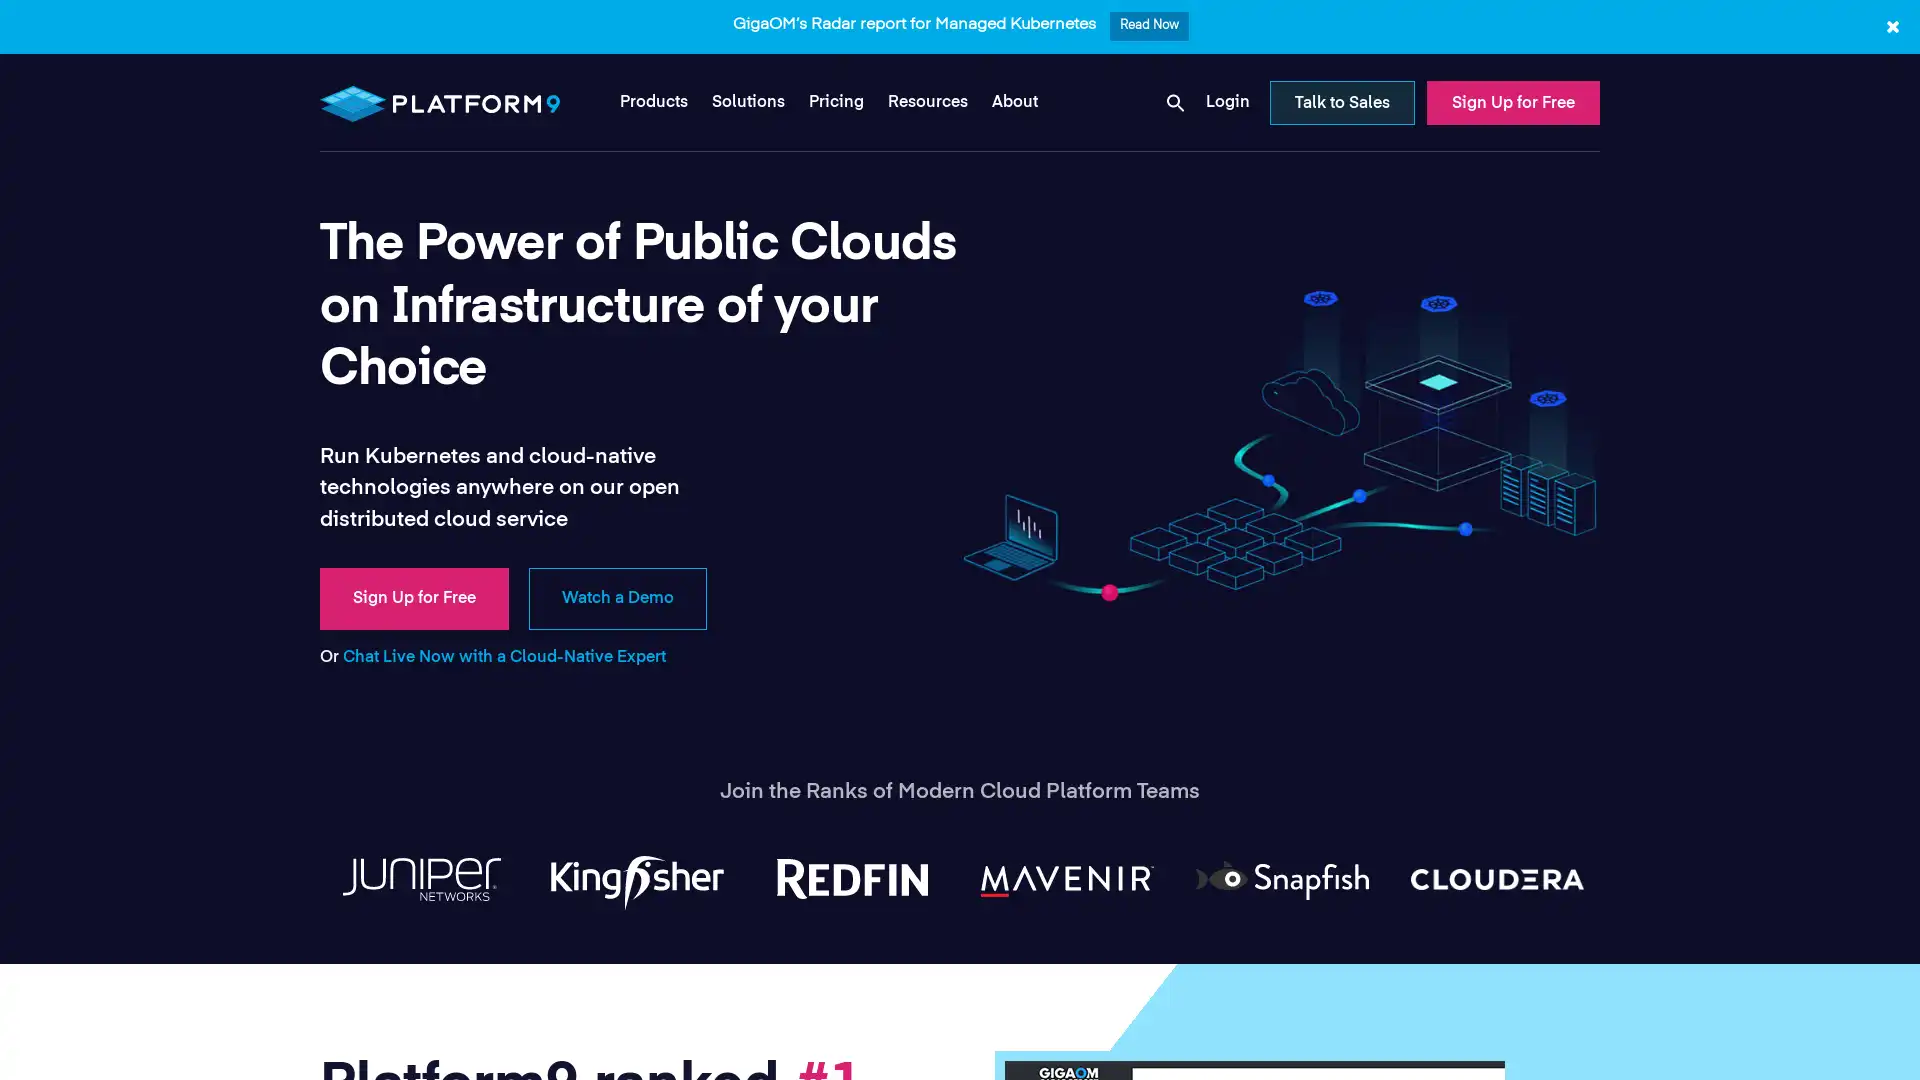 The height and width of the screenshot is (1080, 1920). What do you see at coordinates (1227, 146) in the screenshot?
I see `Search` at bounding box center [1227, 146].